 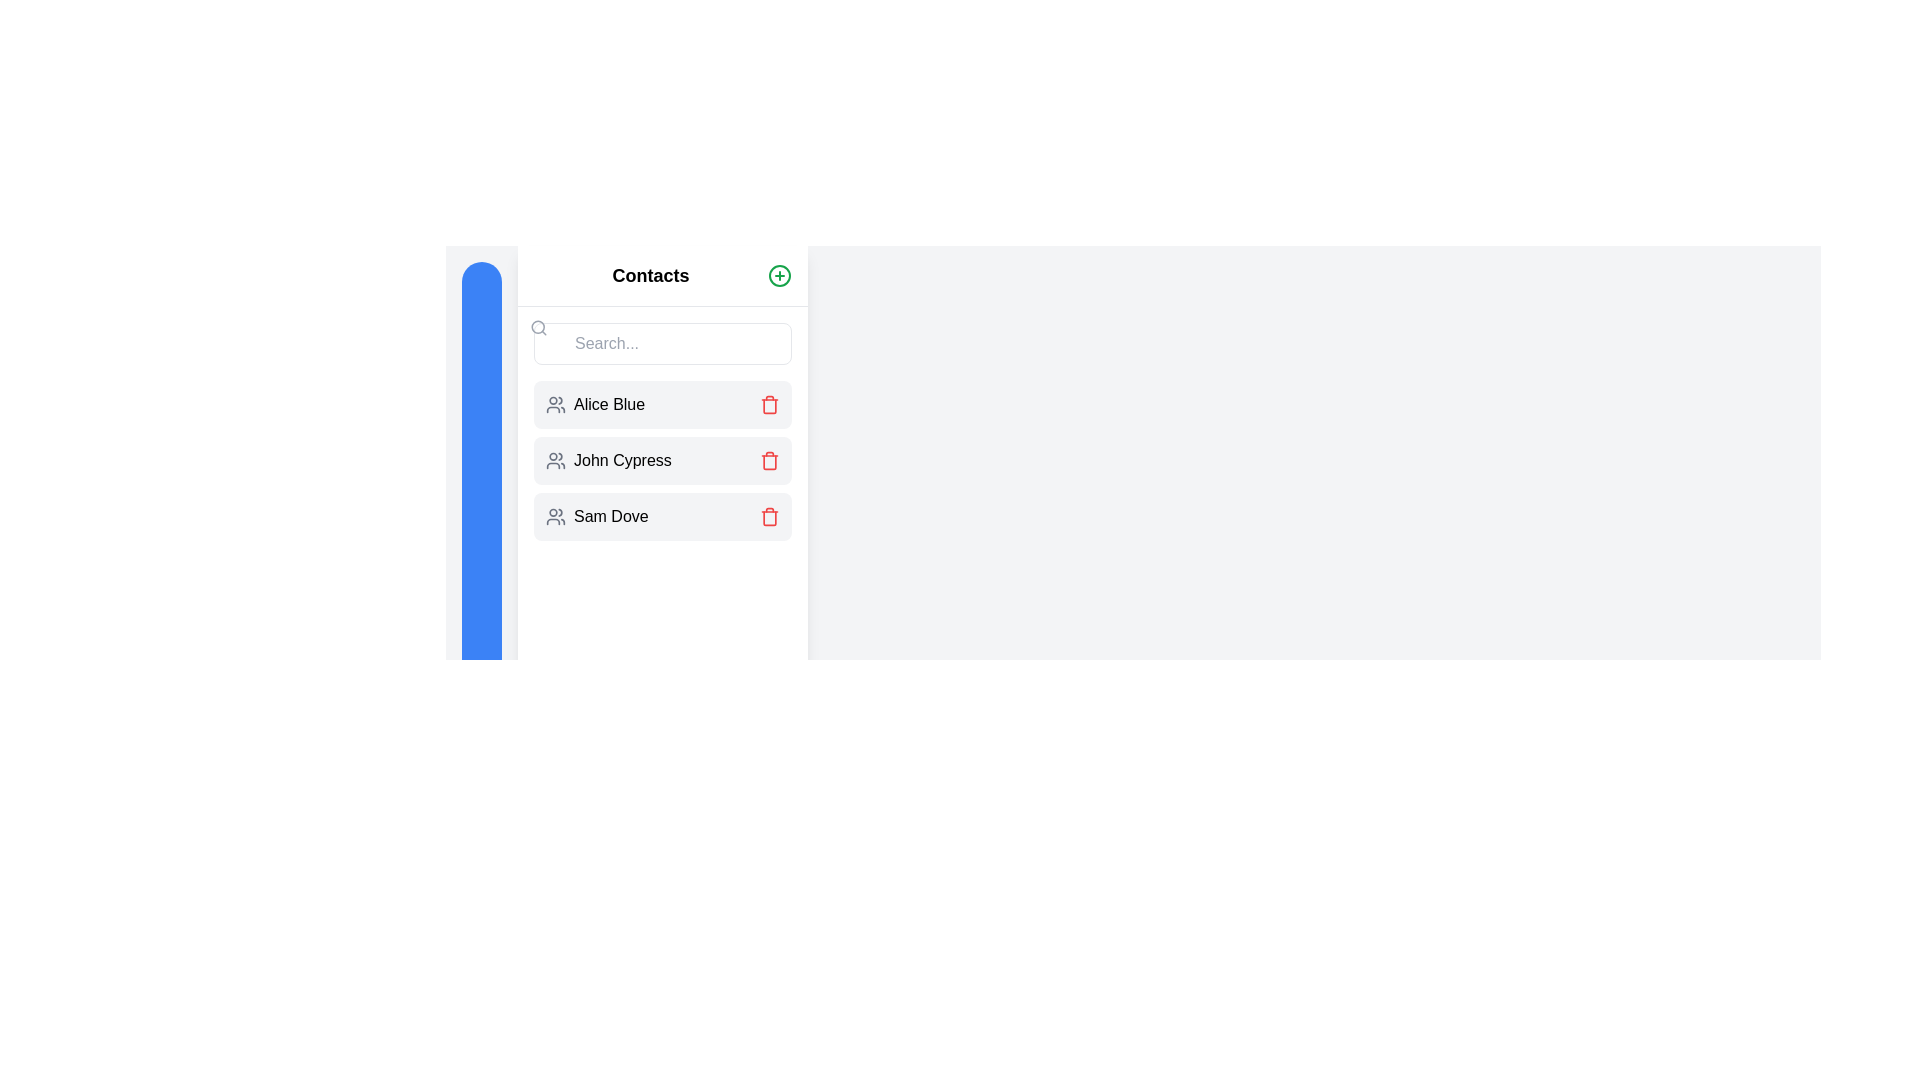 What do you see at coordinates (556, 515) in the screenshot?
I see `the gray user group icon located to the left of the text 'Sam Dove' in the contacts list` at bounding box center [556, 515].